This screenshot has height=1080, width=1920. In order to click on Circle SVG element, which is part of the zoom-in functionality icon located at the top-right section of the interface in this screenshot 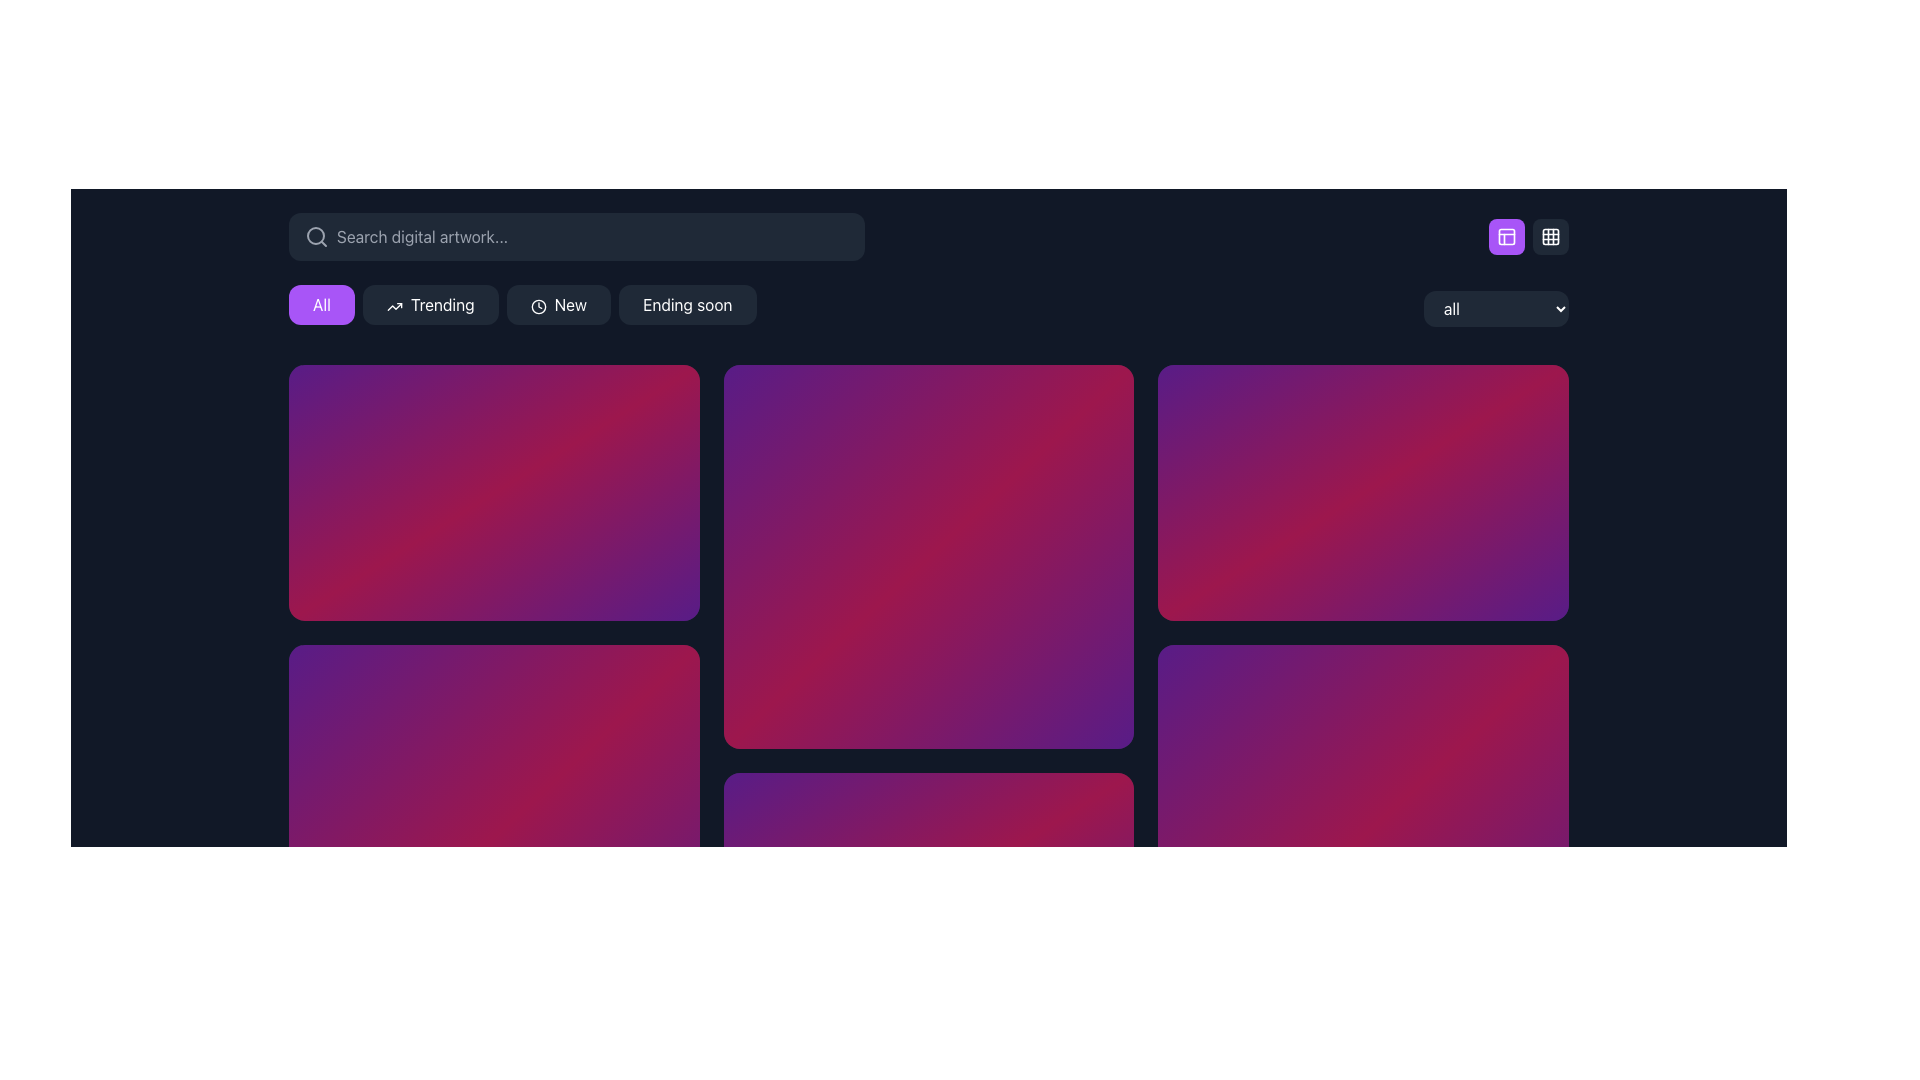, I will do `click(1533, 398)`.